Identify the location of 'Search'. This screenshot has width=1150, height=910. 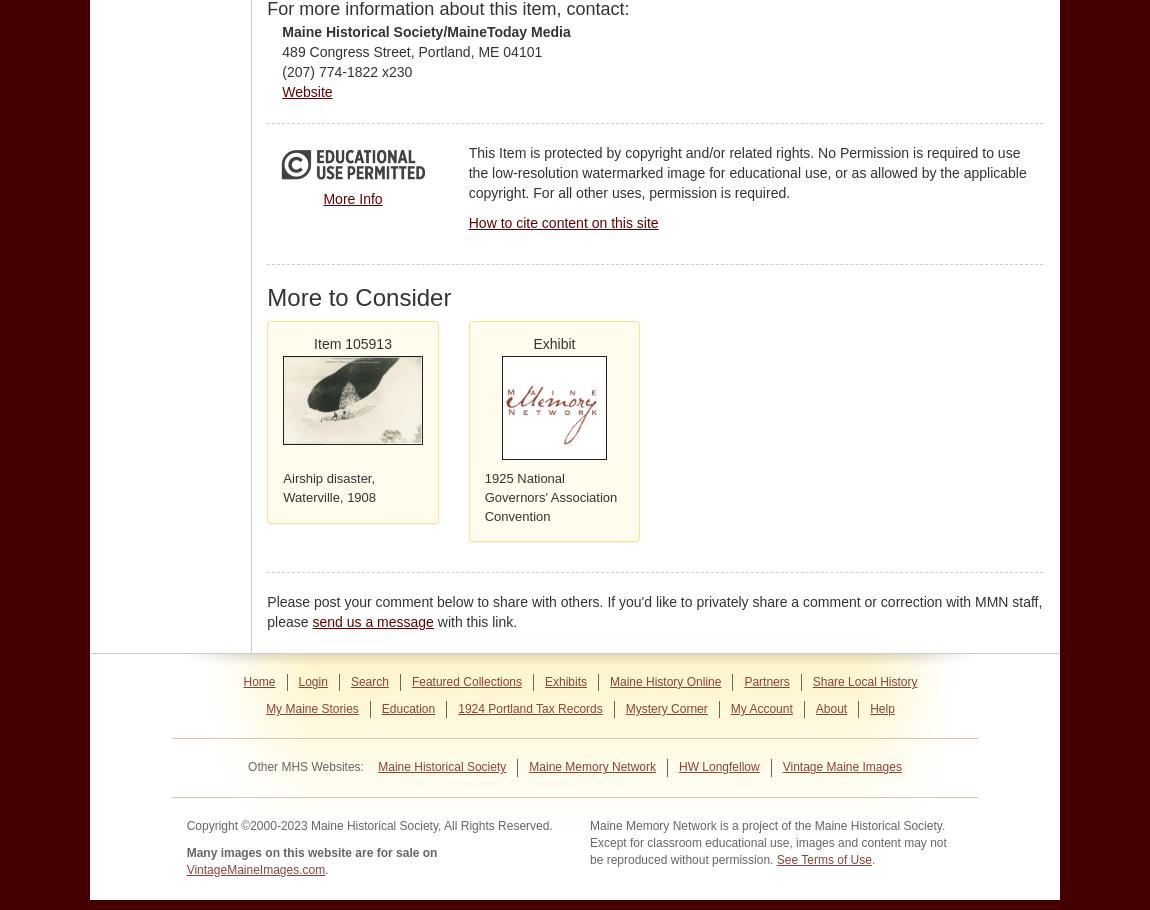
(369, 681).